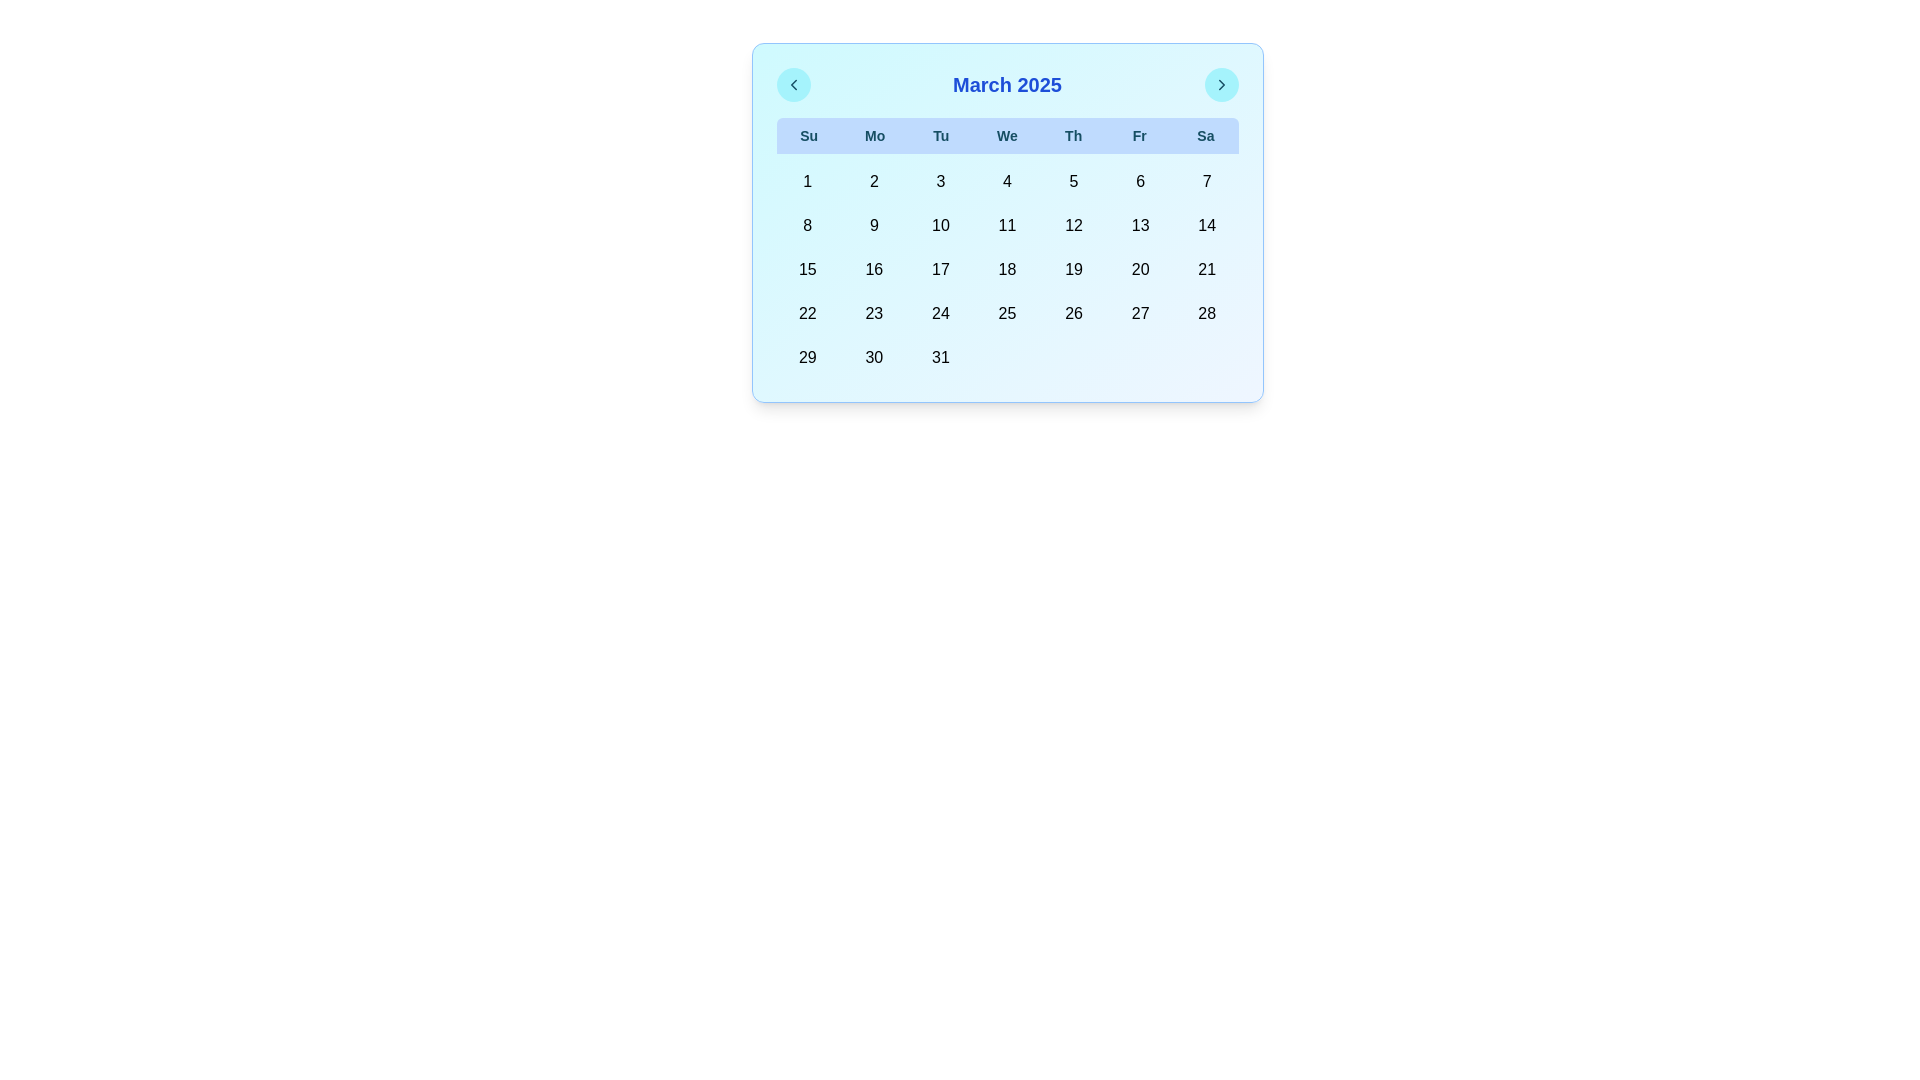 This screenshot has width=1920, height=1080. Describe the element at coordinates (1007, 135) in the screenshot. I see `the static text label representing the abbreviation for Wednesday in the calendar week header` at that location.